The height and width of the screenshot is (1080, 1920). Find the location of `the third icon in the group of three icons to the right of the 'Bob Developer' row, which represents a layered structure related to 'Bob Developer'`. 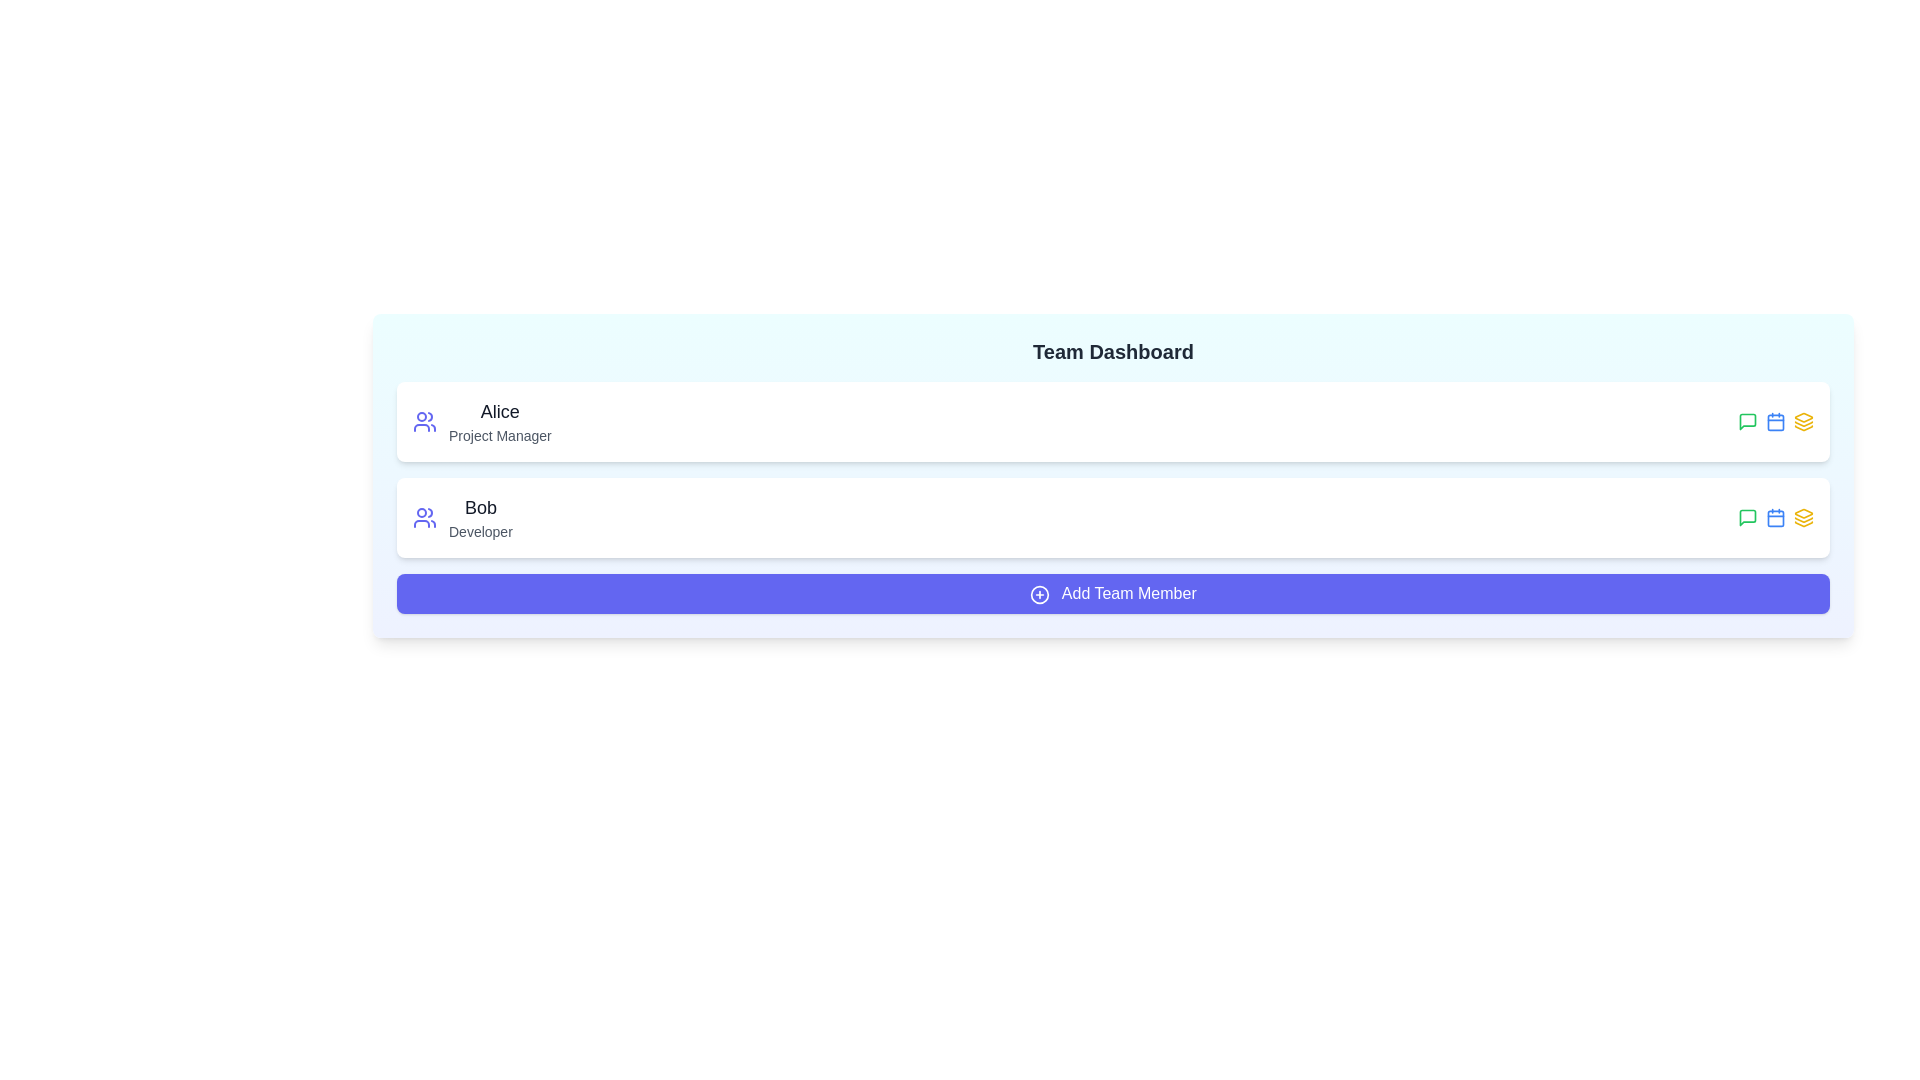

the third icon in the group of three icons to the right of the 'Bob Developer' row, which represents a layered structure related to 'Bob Developer' is located at coordinates (1804, 523).